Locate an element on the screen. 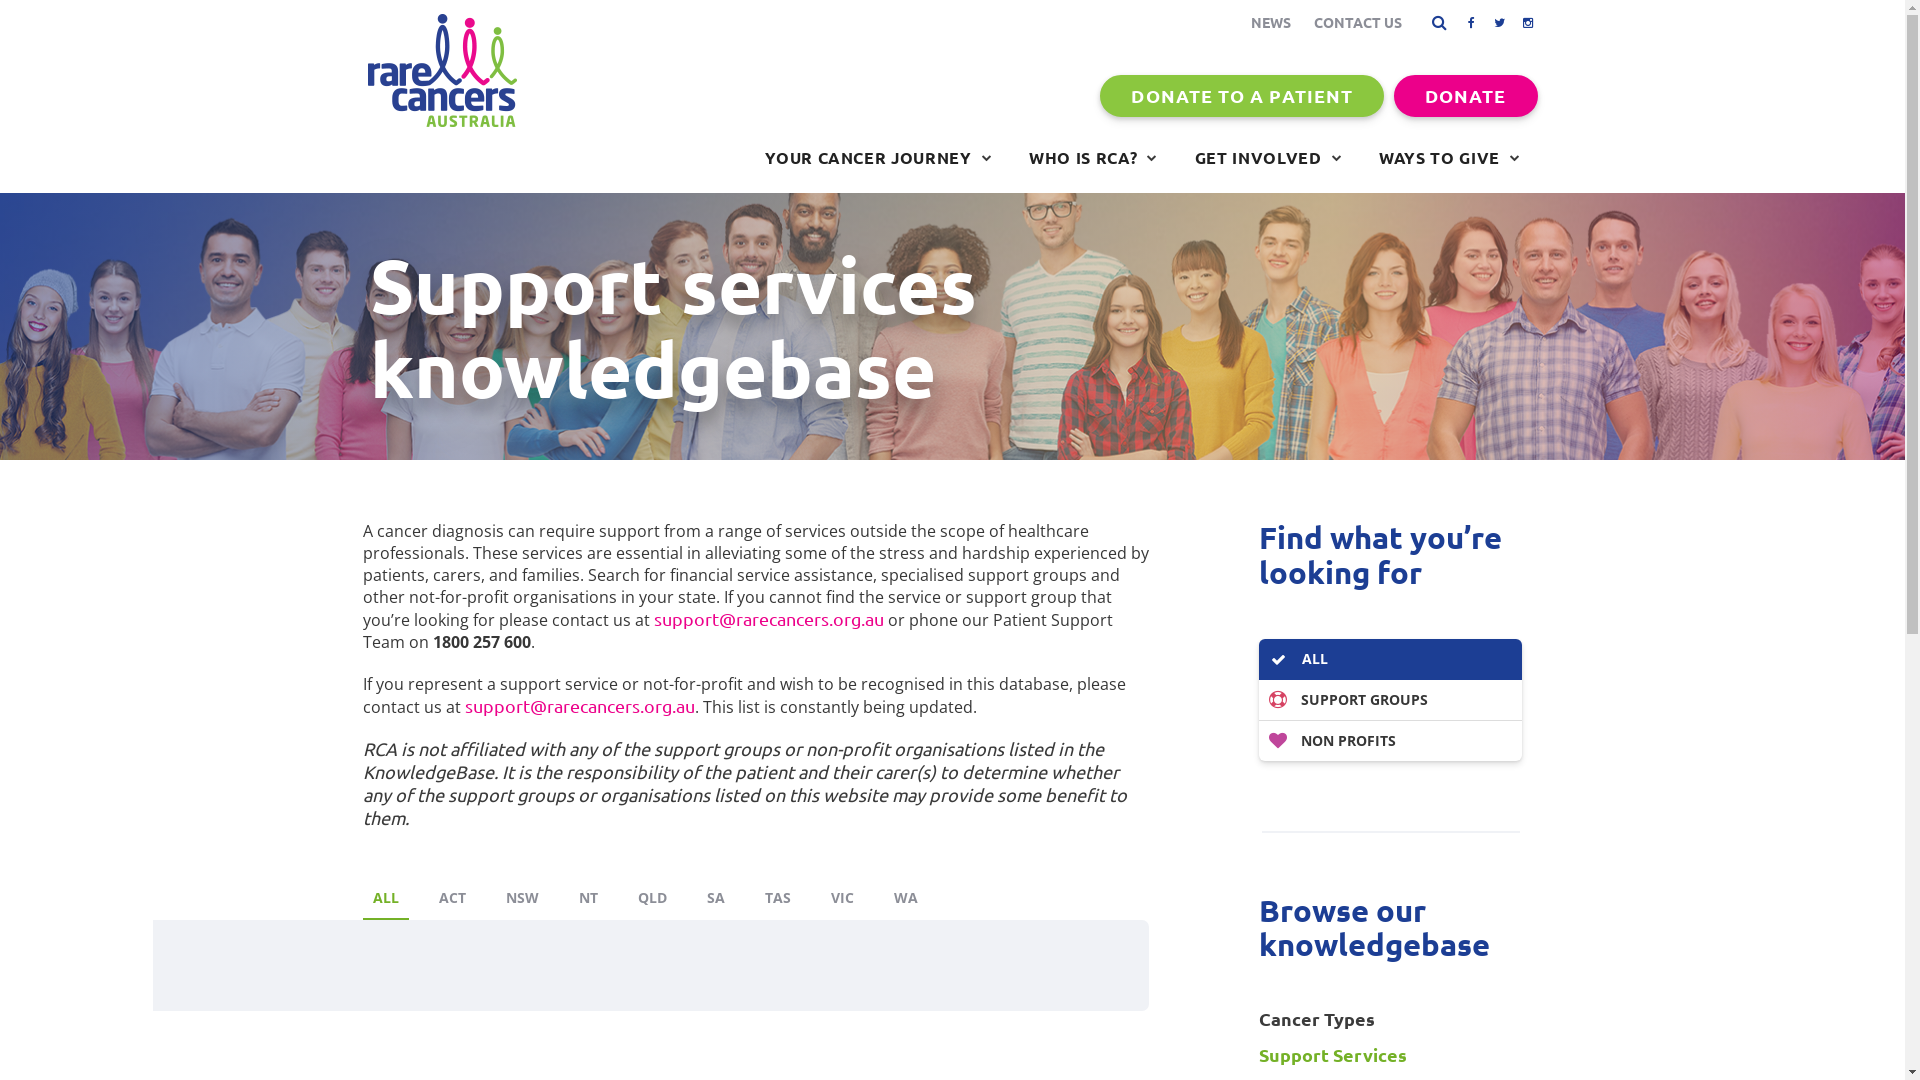  'NT' is located at coordinates (586, 898).